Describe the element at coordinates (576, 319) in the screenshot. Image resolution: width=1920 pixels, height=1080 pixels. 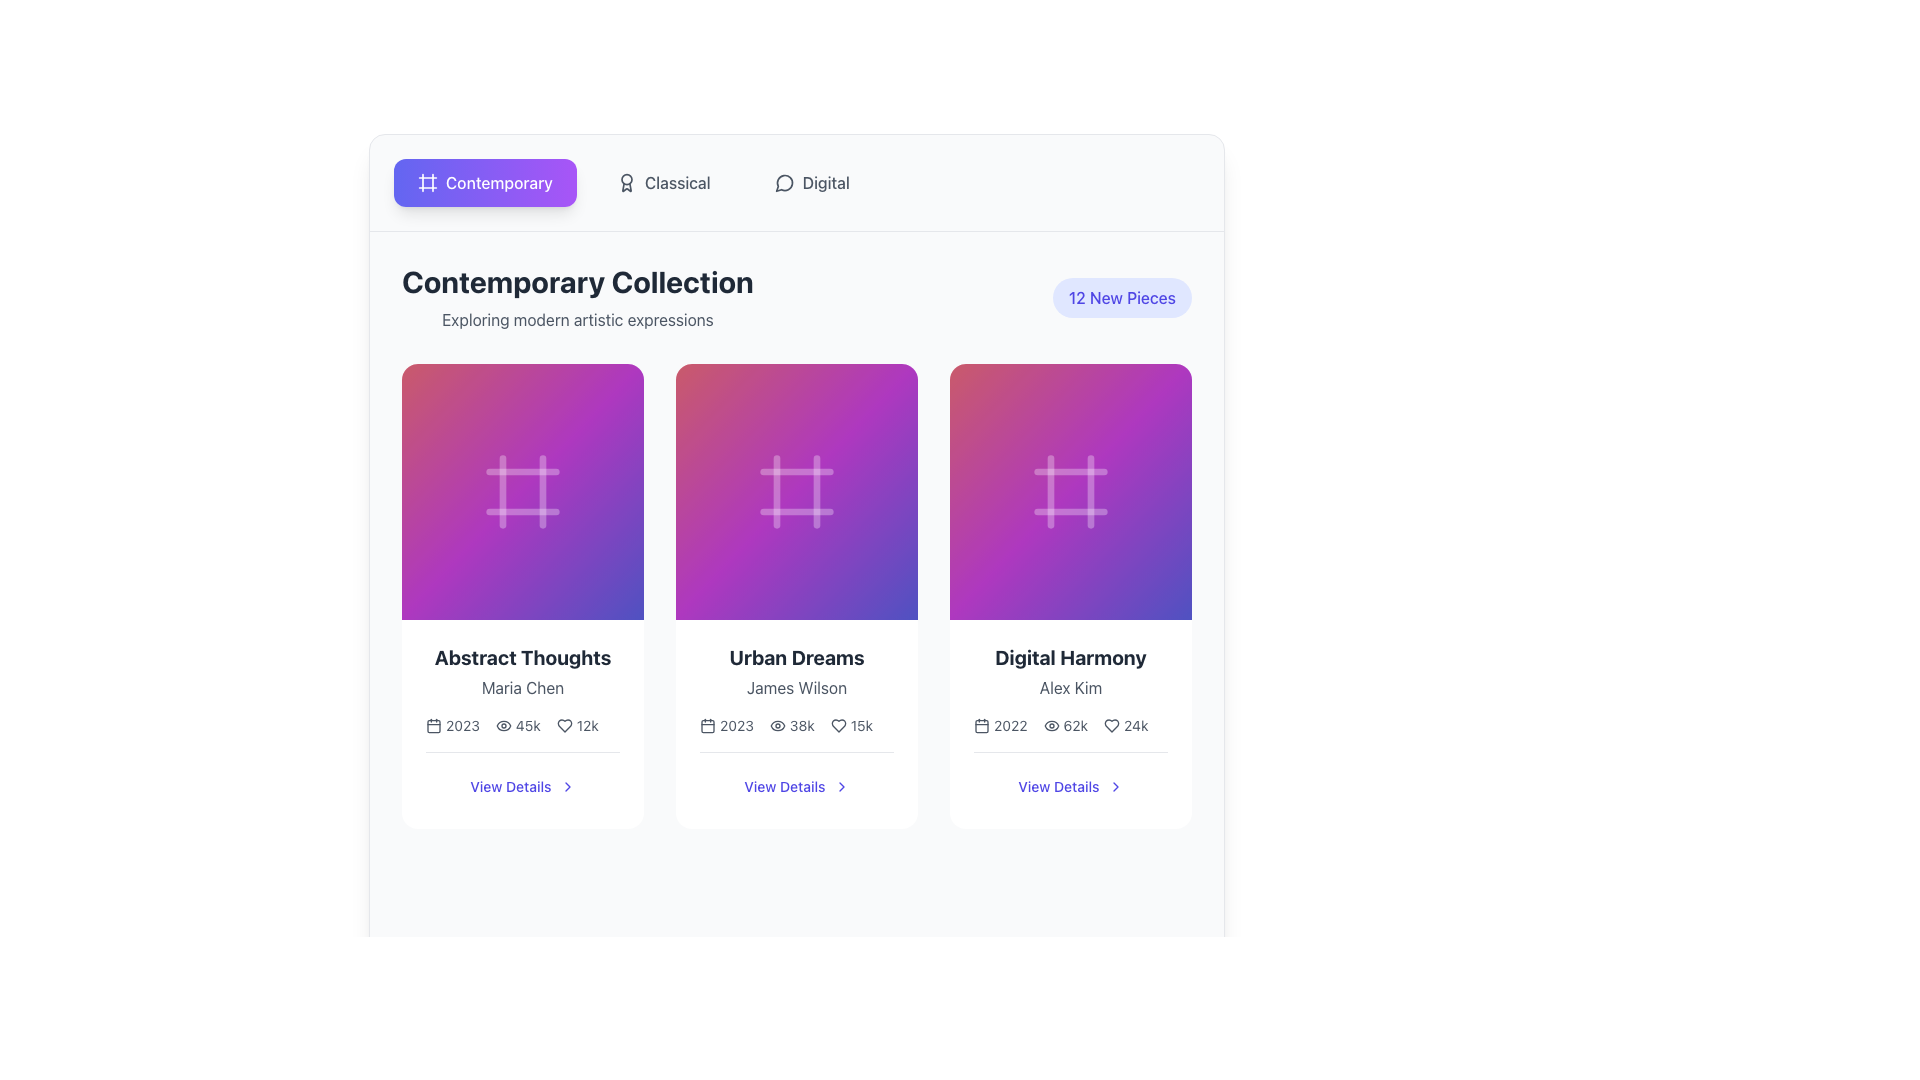
I see `text label providing context for the title 'Contemporary Collection' located below it` at that location.